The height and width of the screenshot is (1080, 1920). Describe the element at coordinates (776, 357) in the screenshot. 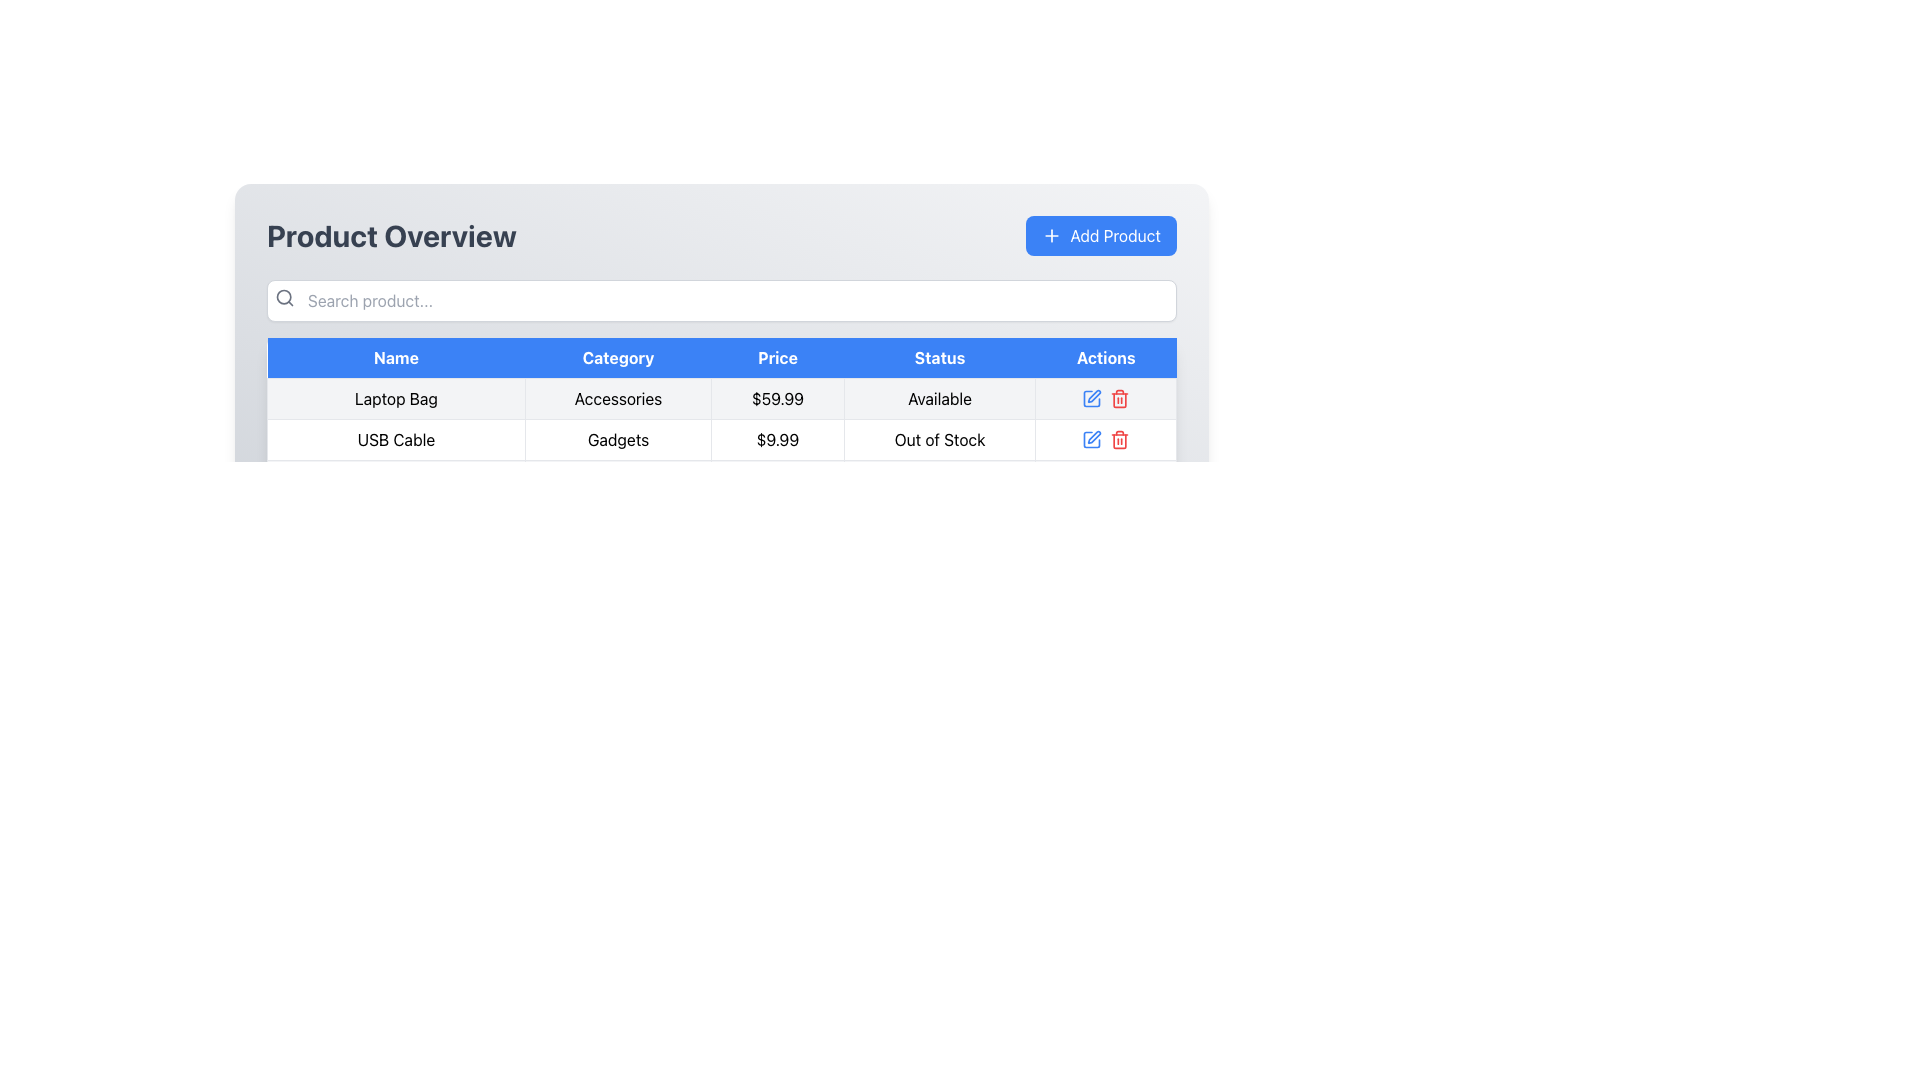

I see `the text label displaying 'Price' in bold with a blue background, located in the header of the table between the 'Category' and 'Status' columns` at that location.